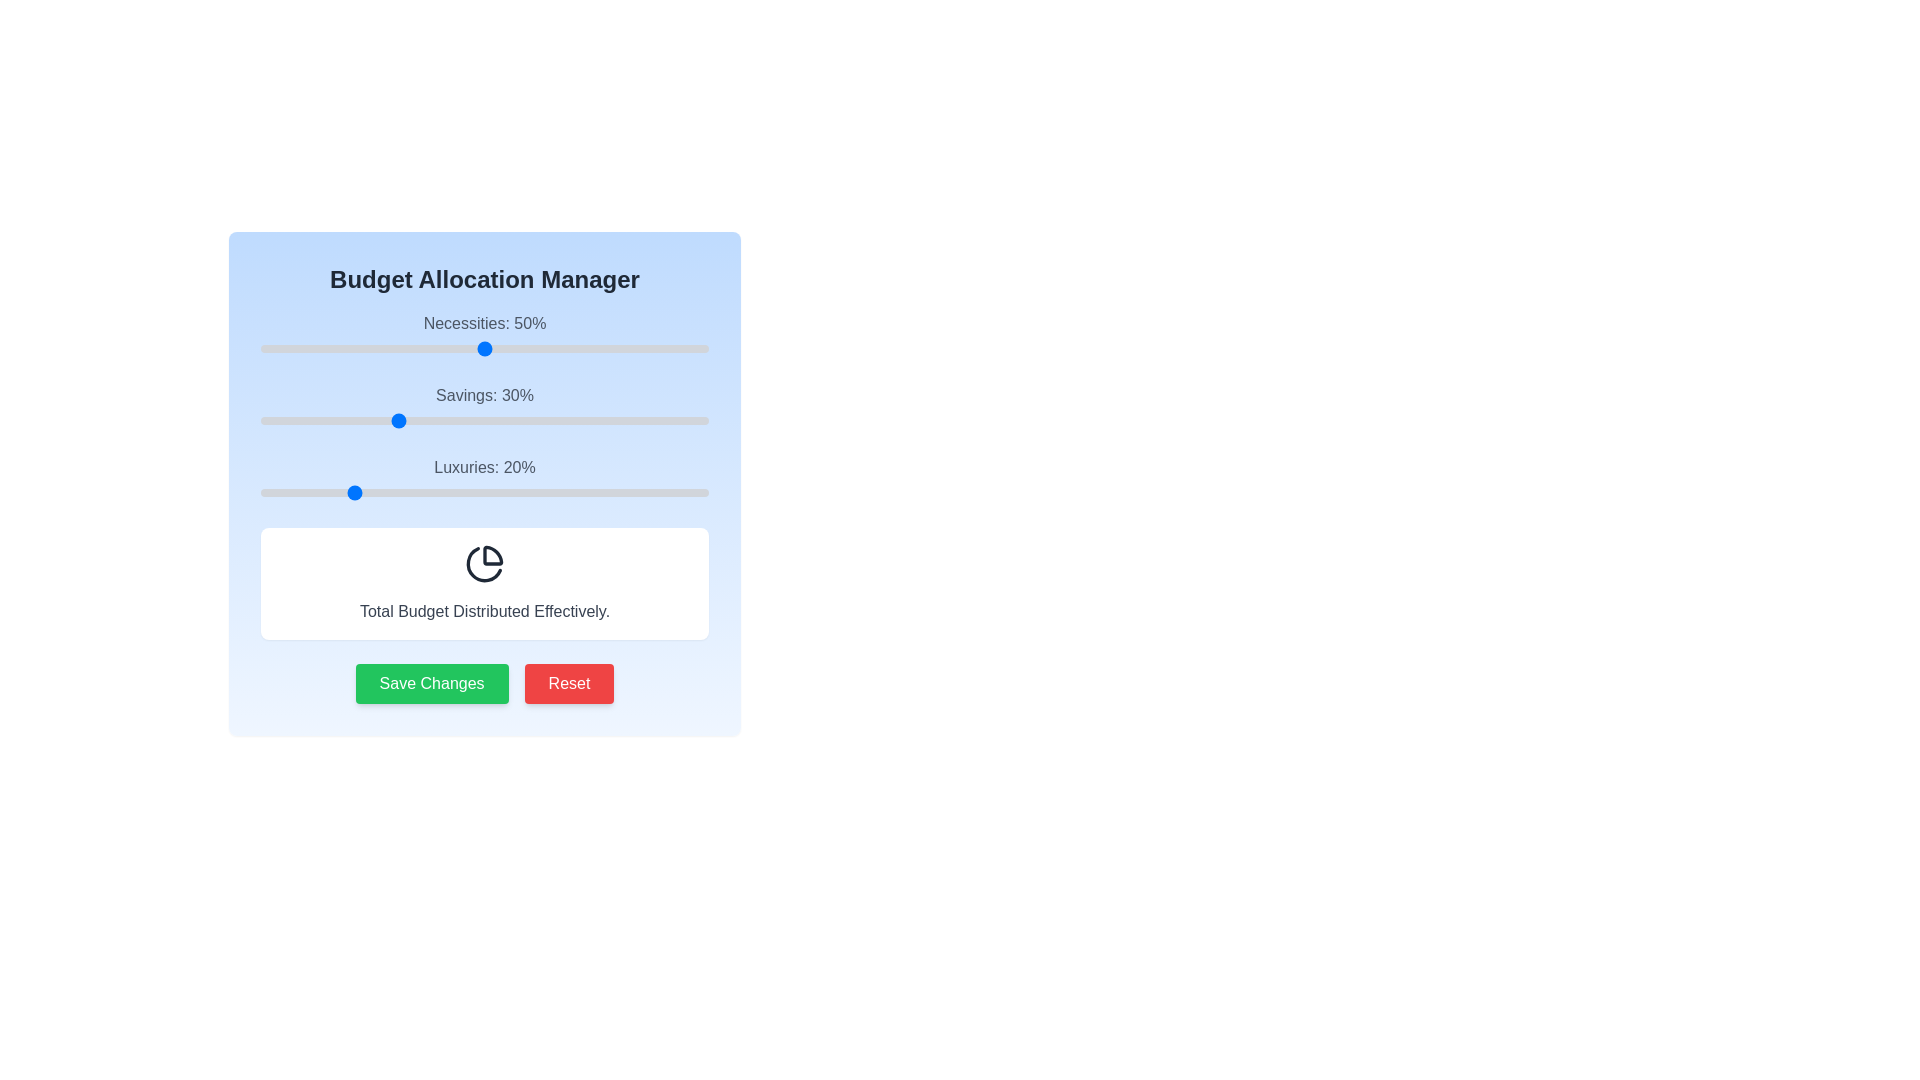 This screenshot has height=1080, width=1920. Describe the element at coordinates (543, 419) in the screenshot. I see `savings percentage` at that location.